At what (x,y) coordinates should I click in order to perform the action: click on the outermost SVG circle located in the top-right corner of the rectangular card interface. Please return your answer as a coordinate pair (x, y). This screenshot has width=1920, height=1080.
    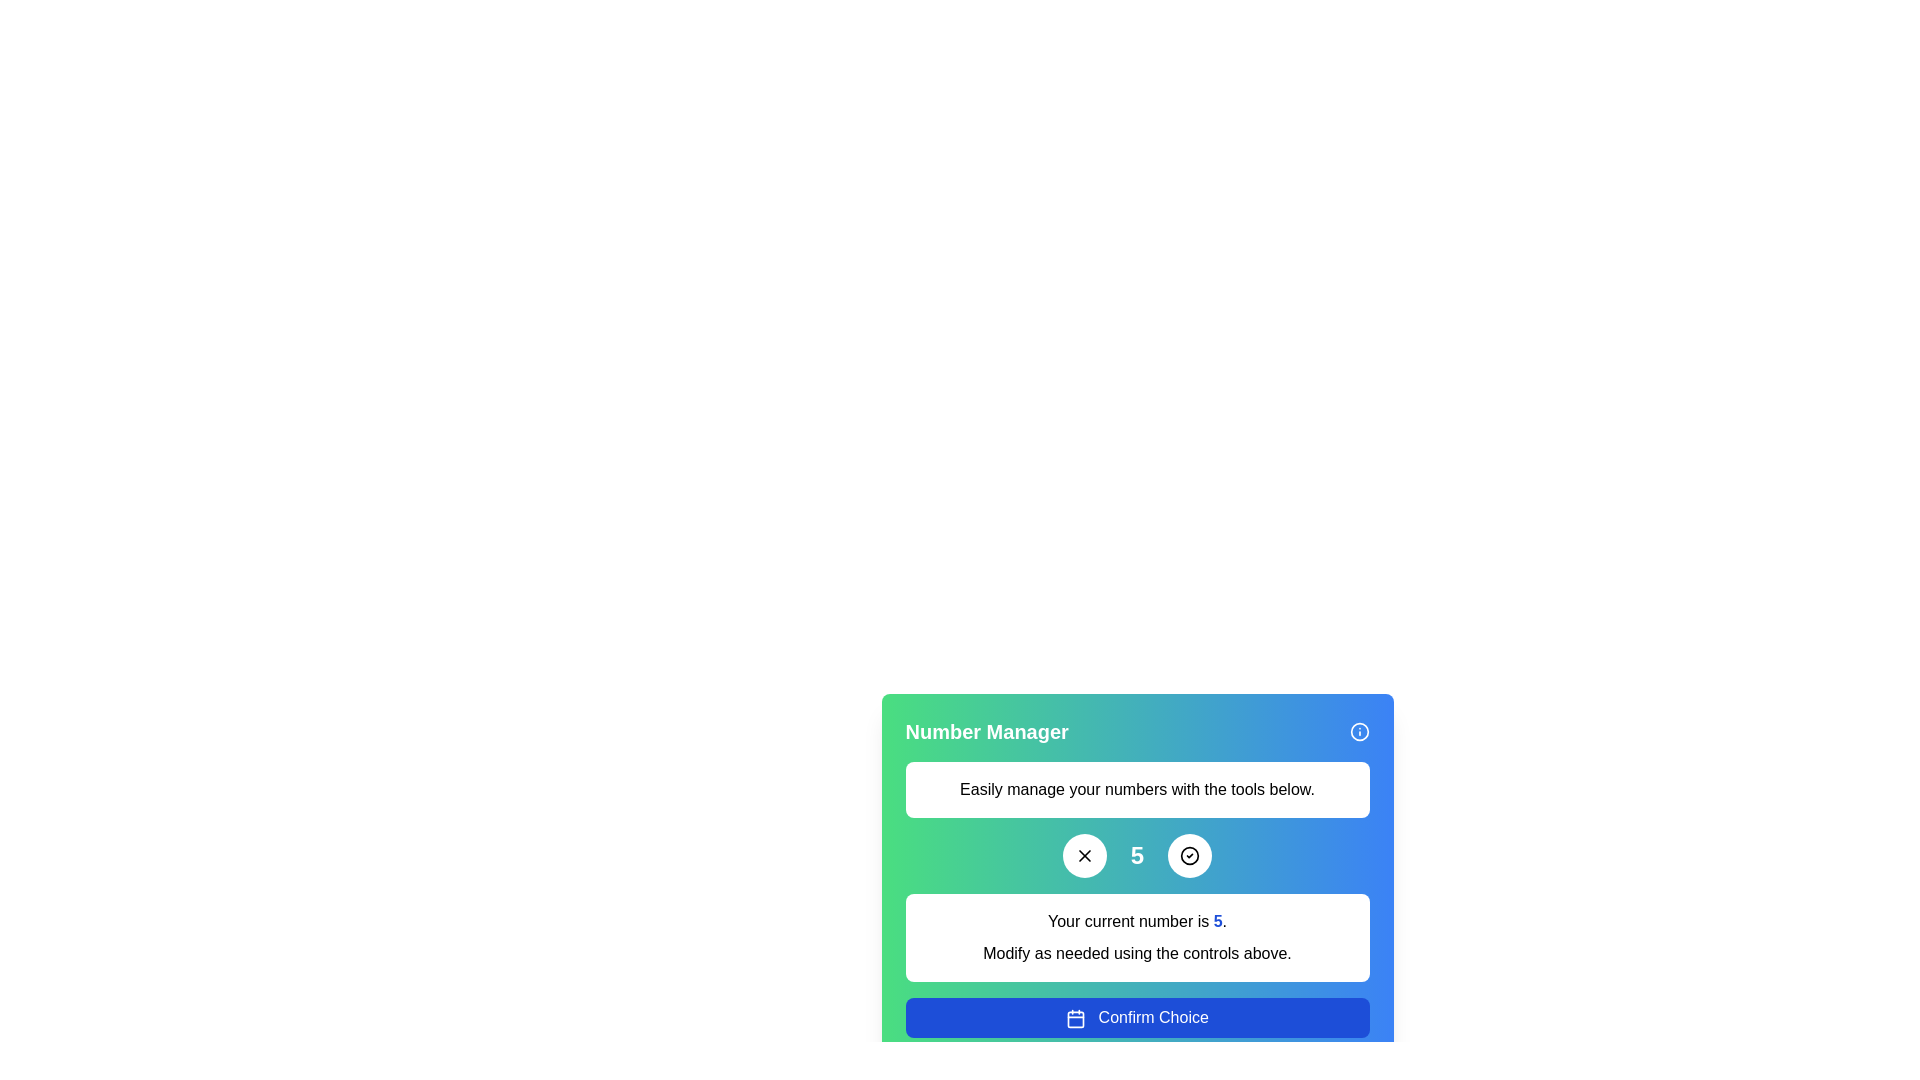
    Looking at the image, I should click on (1359, 732).